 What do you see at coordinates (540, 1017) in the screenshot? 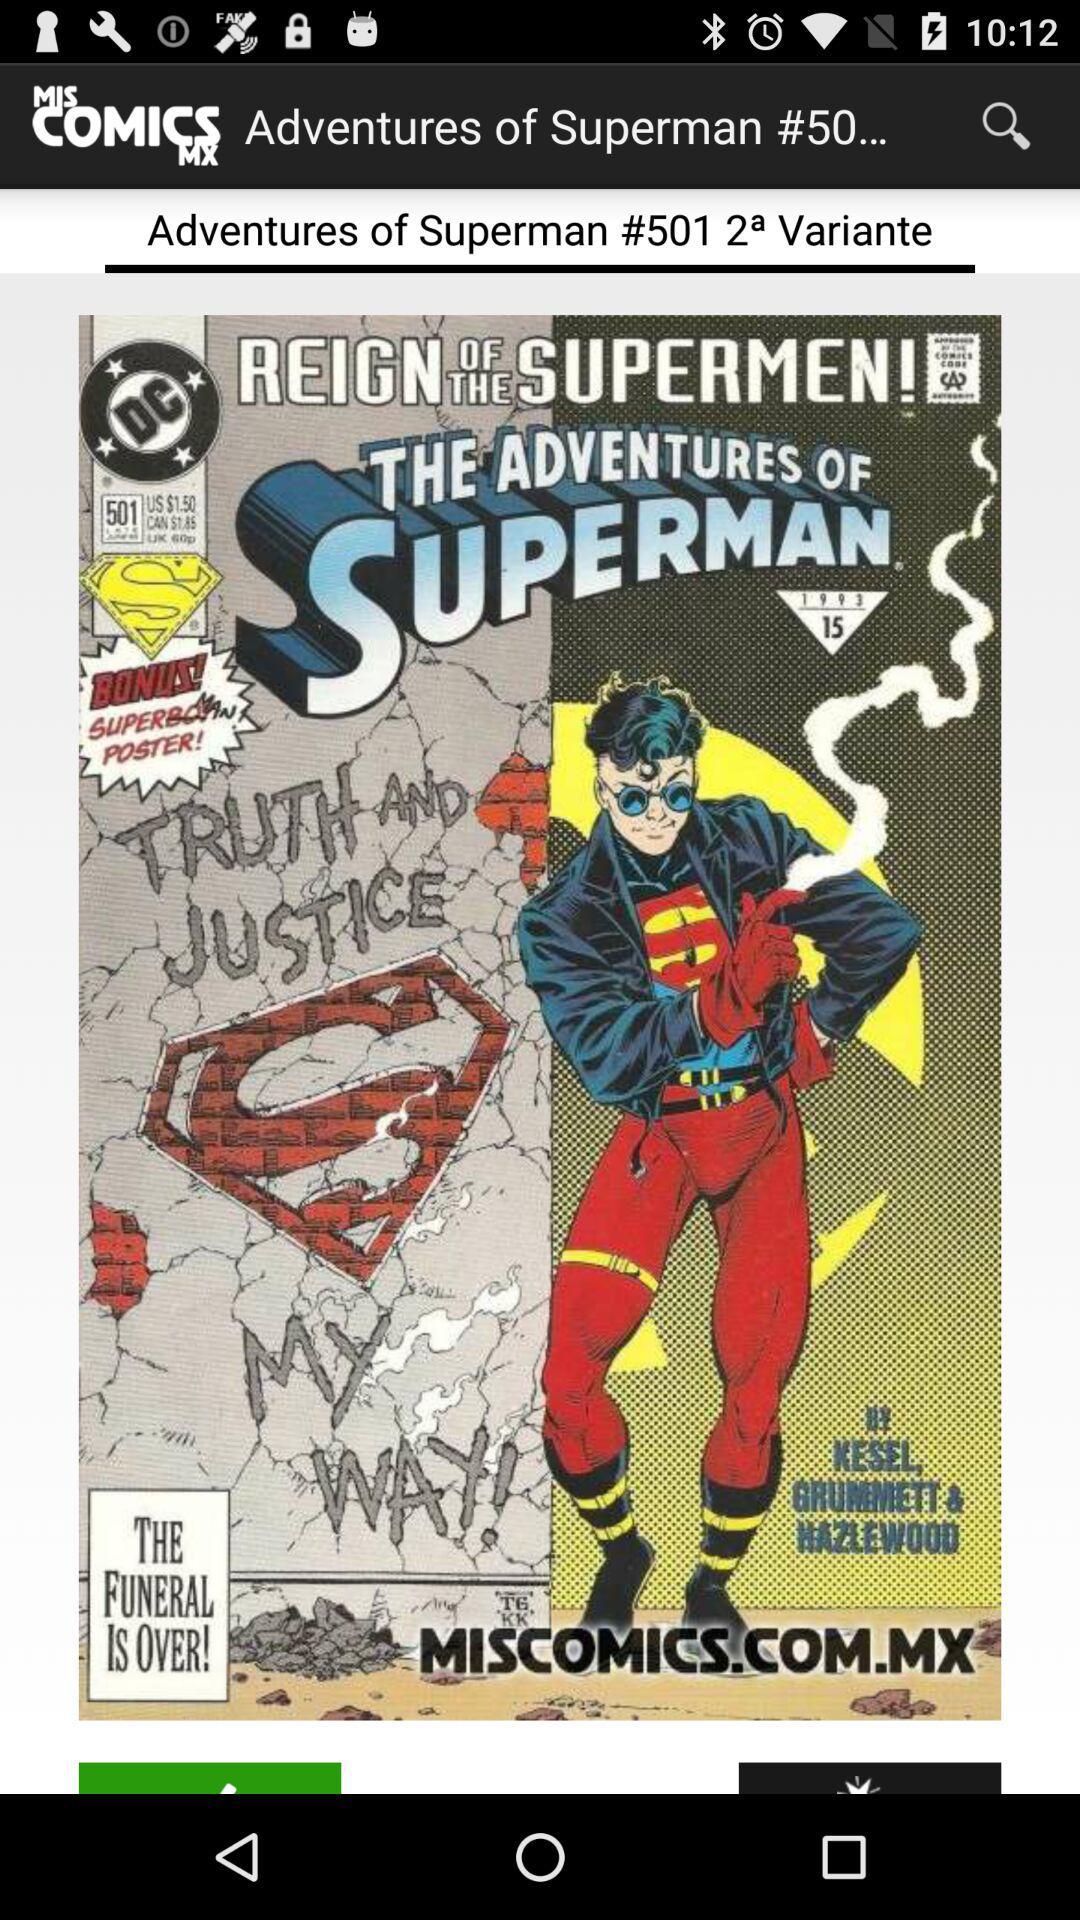
I see `the icon at the center` at bounding box center [540, 1017].